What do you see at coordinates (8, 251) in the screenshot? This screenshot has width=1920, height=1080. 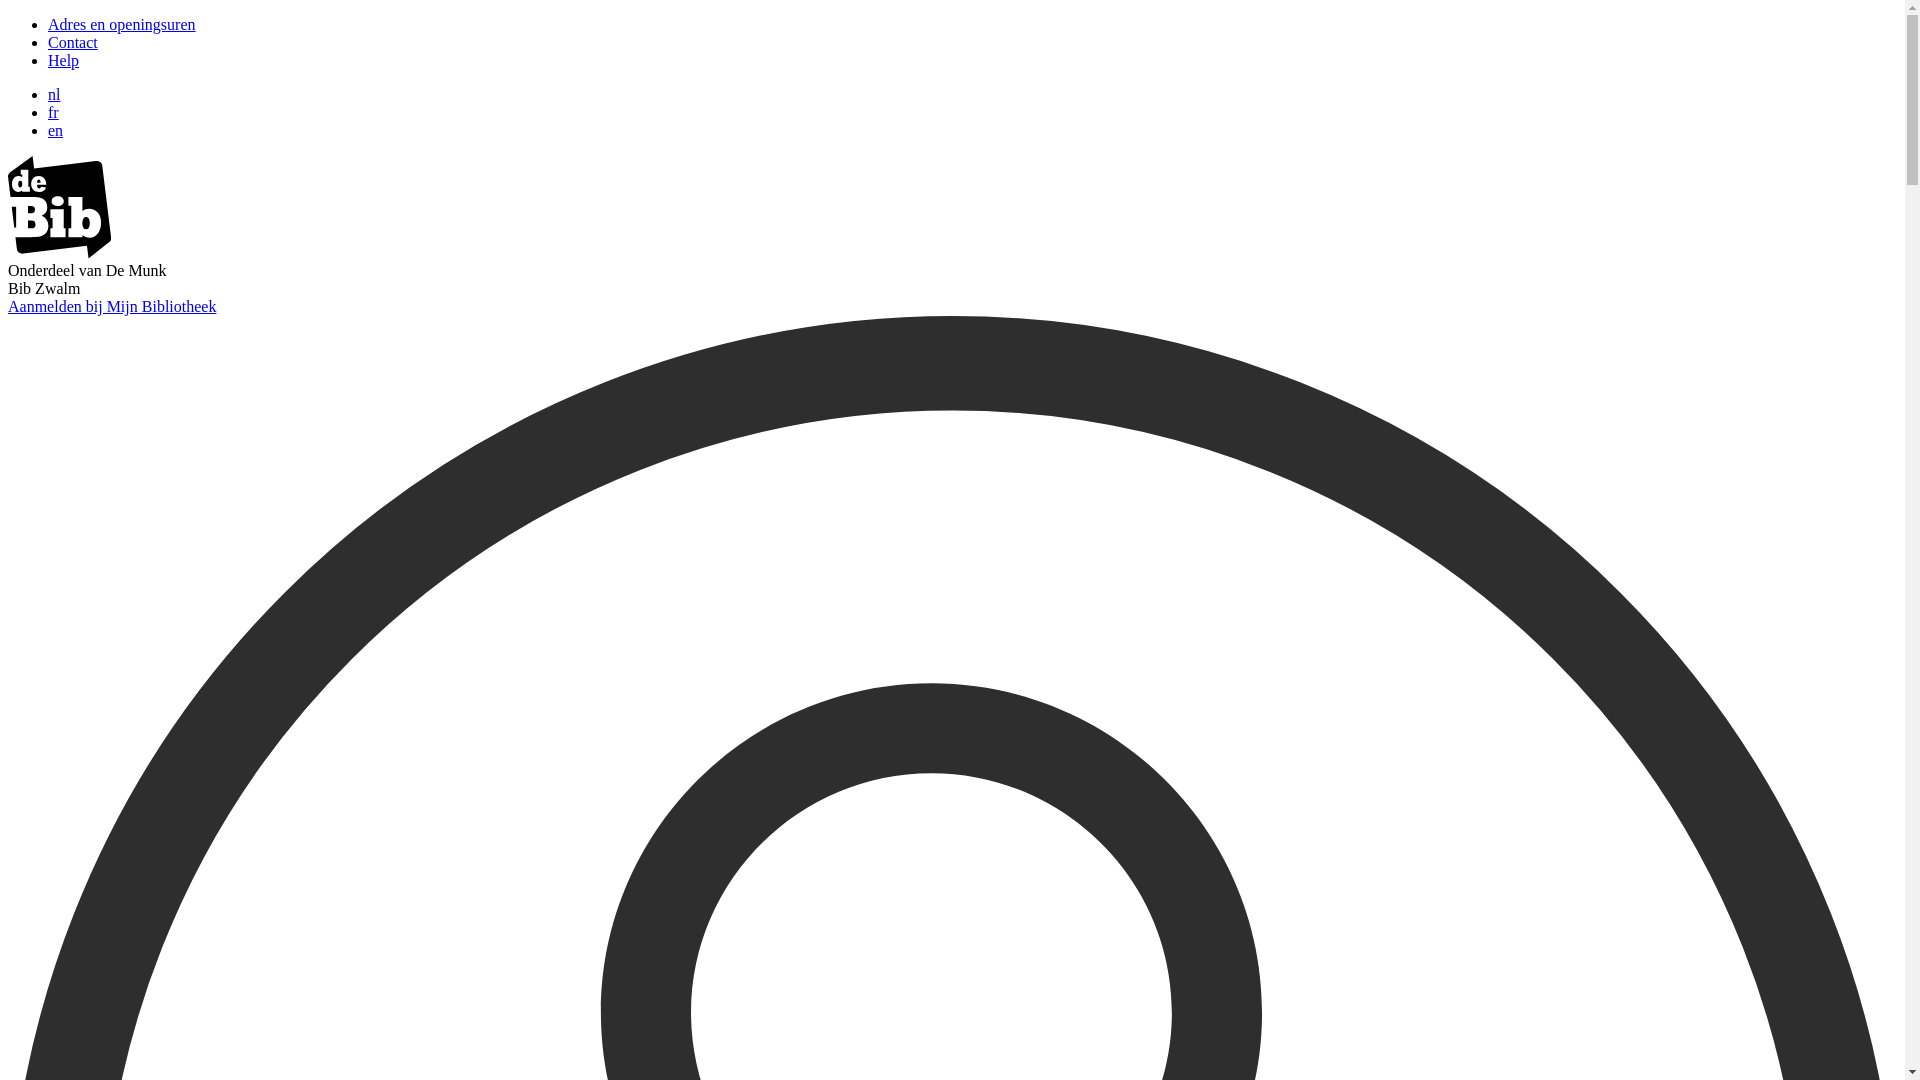 I see `'image/svg+xml'` at bounding box center [8, 251].